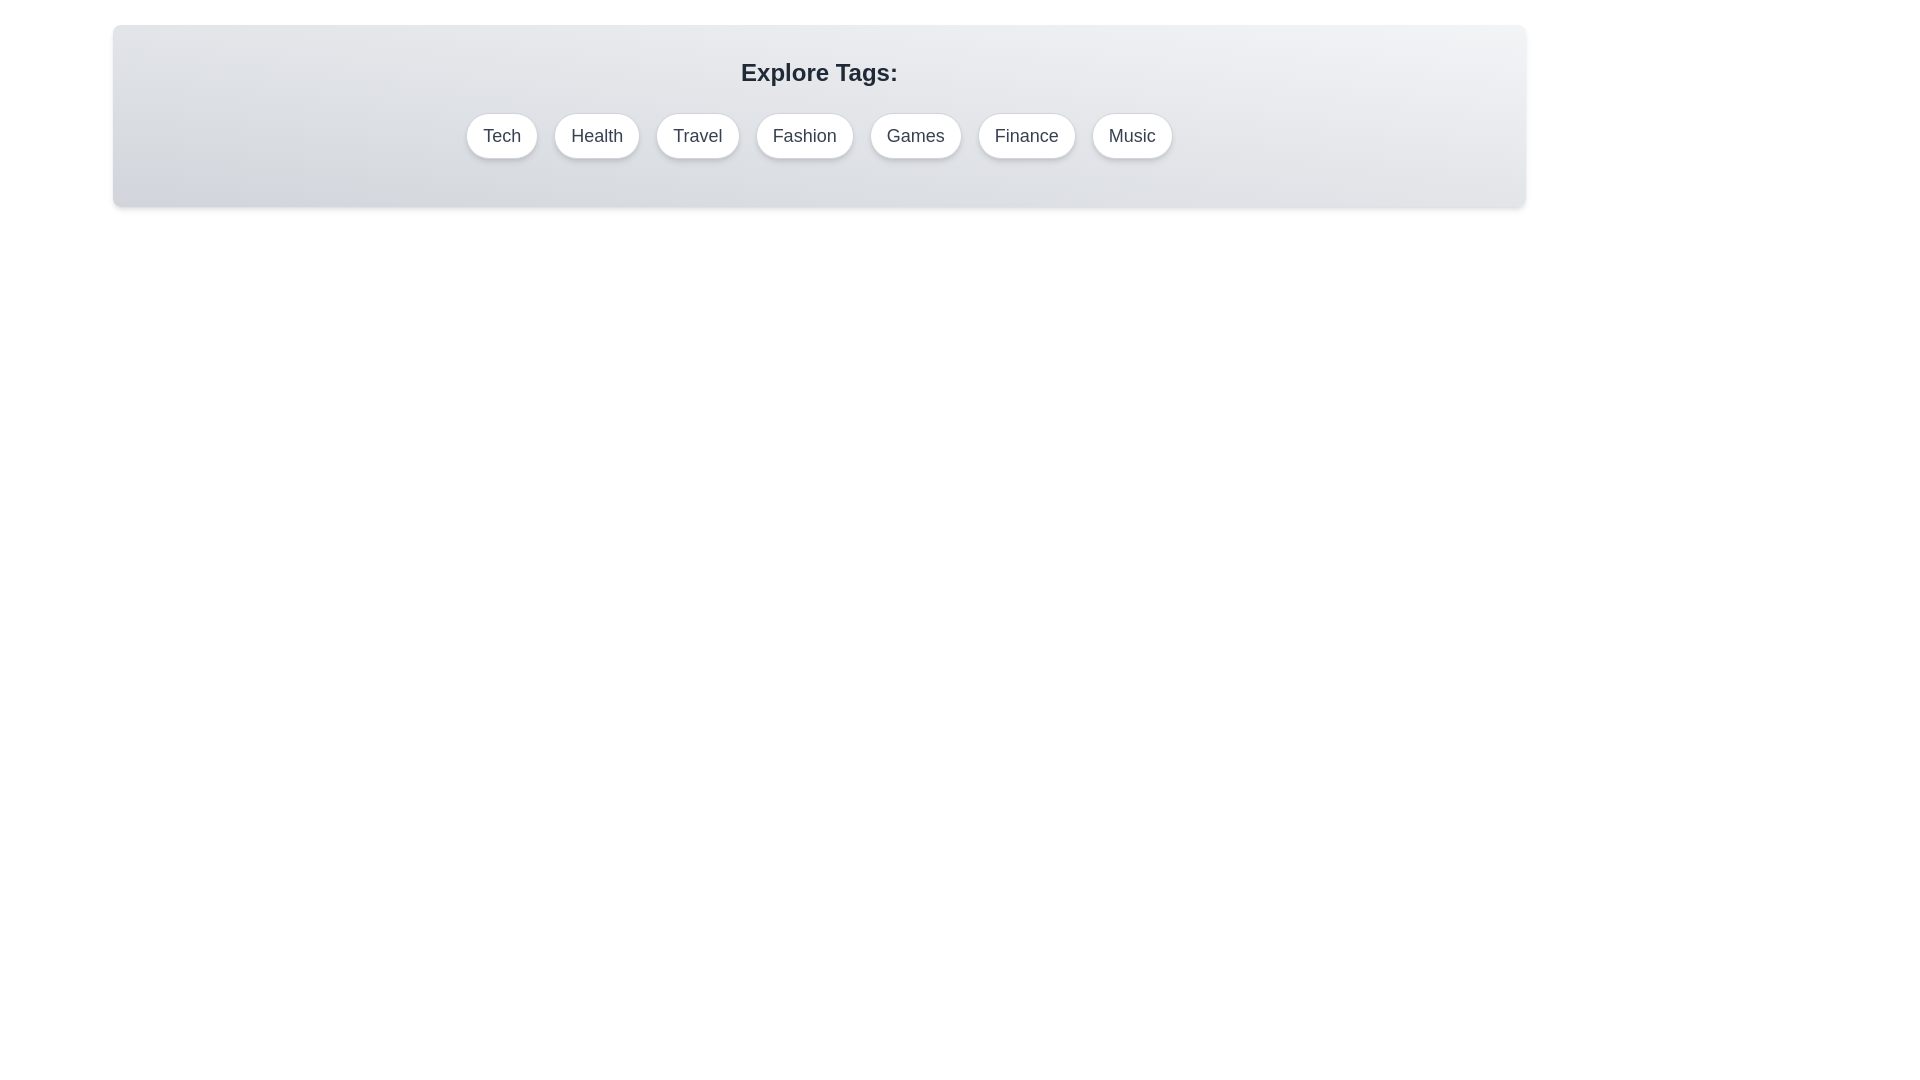 The image size is (1920, 1080). I want to click on the tag labeled Games to select it, so click(915, 135).